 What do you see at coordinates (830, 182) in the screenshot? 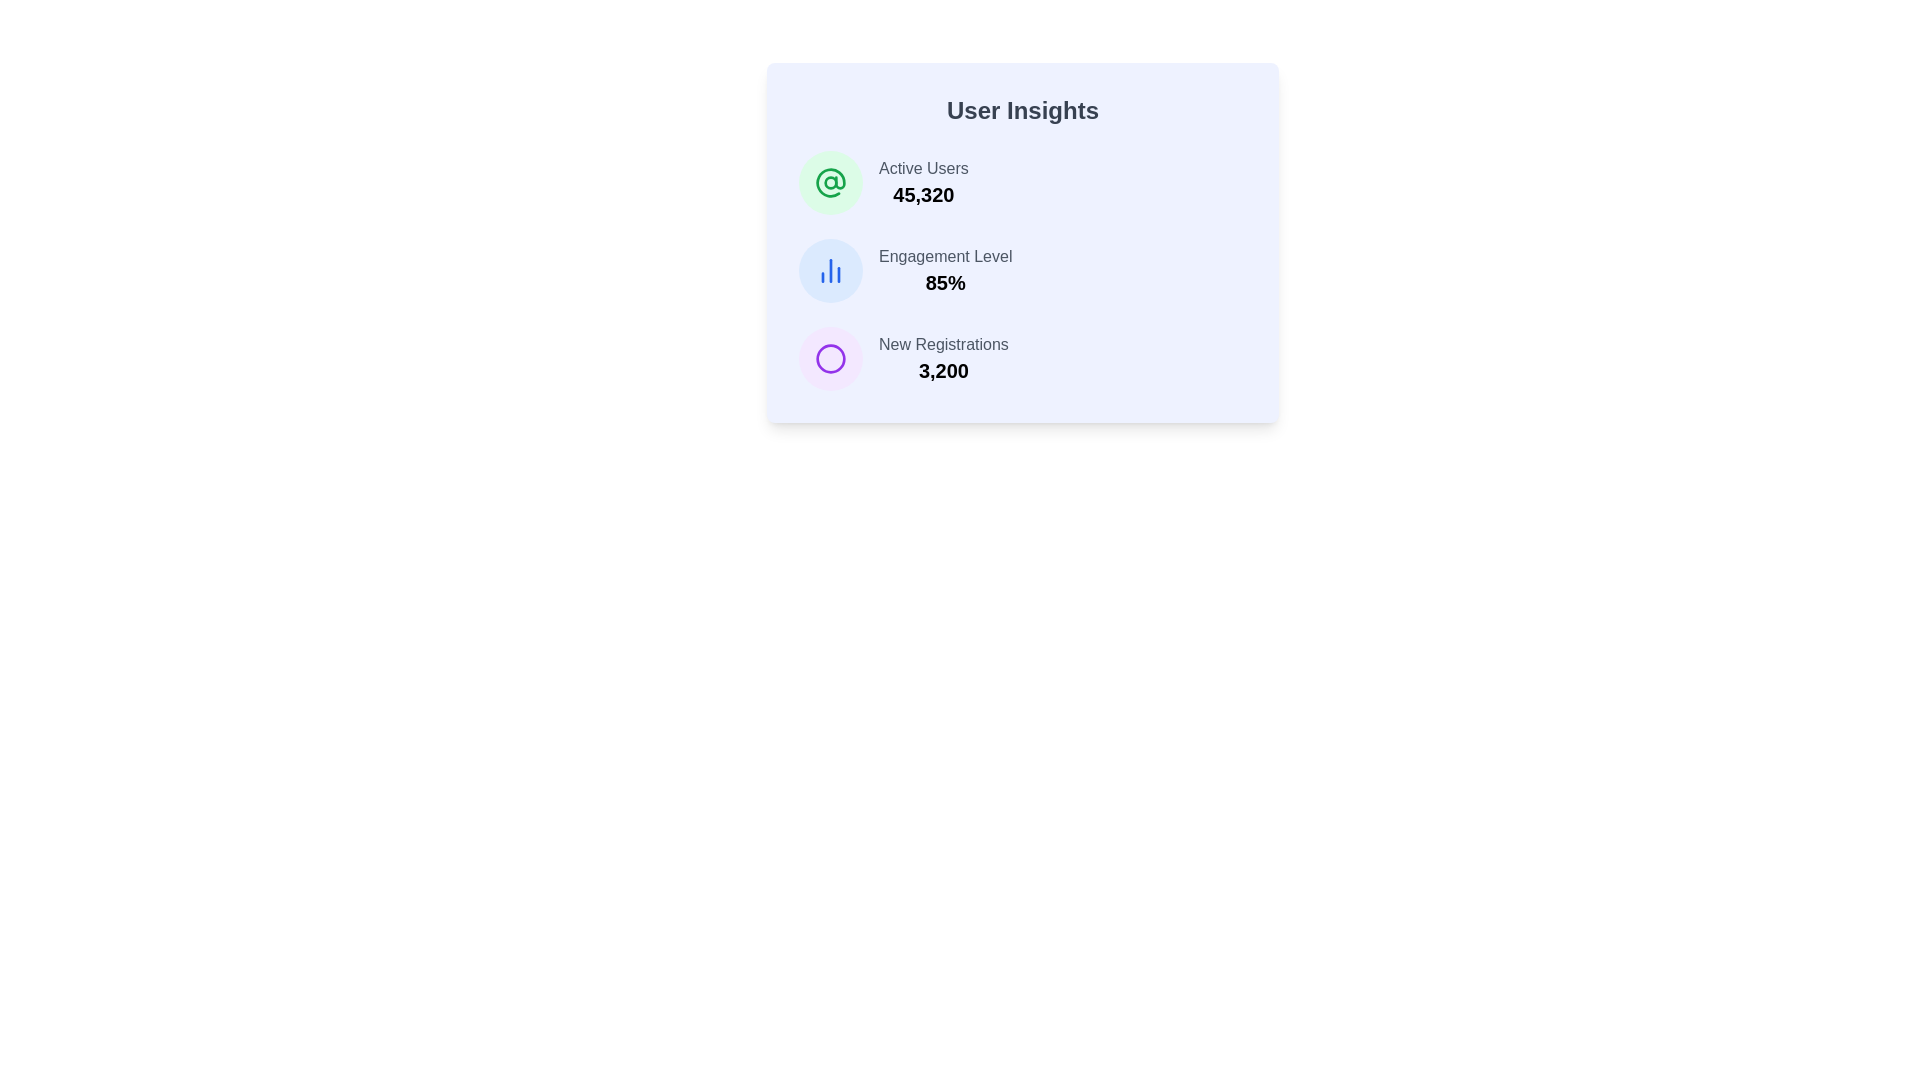
I see `the decorative icon representing the 'Active Users' section, located to the left of the text label within a green circle` at bounding box center [830, 182].